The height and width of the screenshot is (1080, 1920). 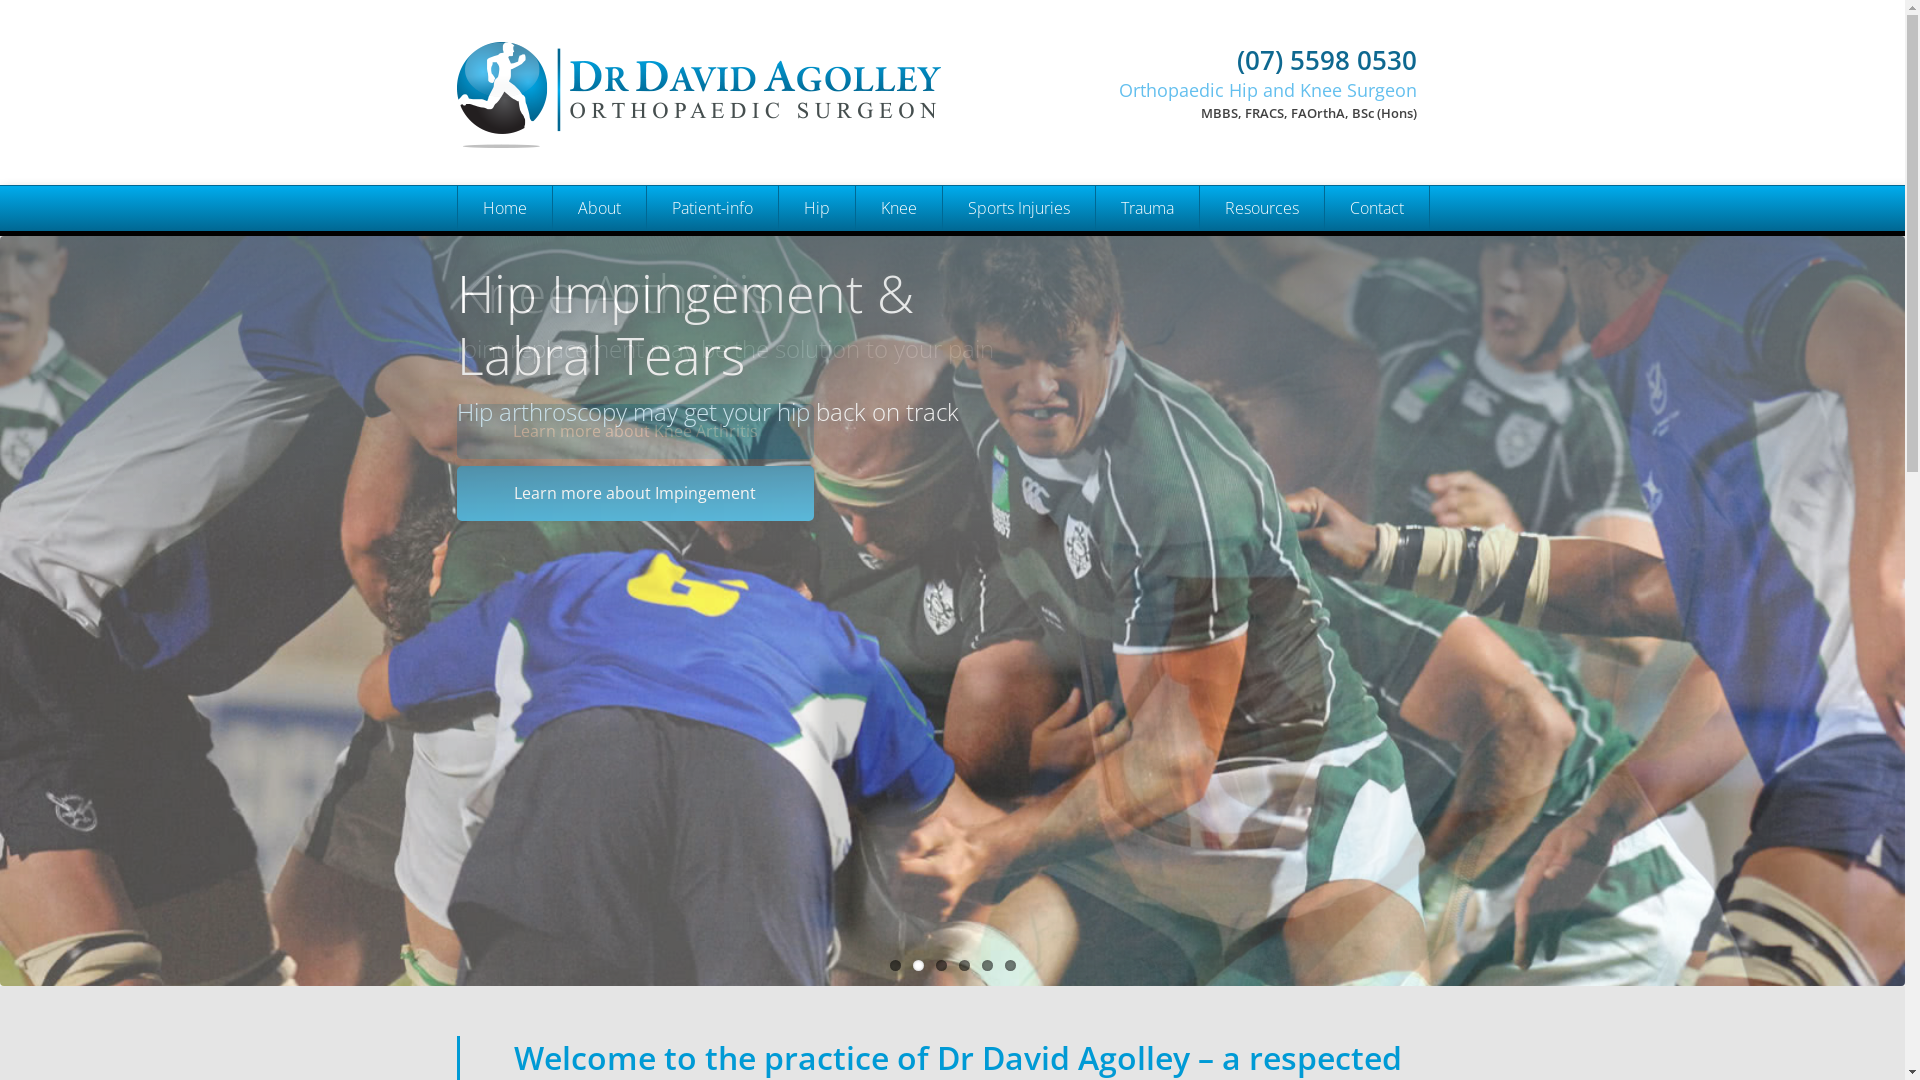 What do you see at coordinates (1009, 964) in the screenshot?
I see `'6'` at bounding box center [1009, 964].